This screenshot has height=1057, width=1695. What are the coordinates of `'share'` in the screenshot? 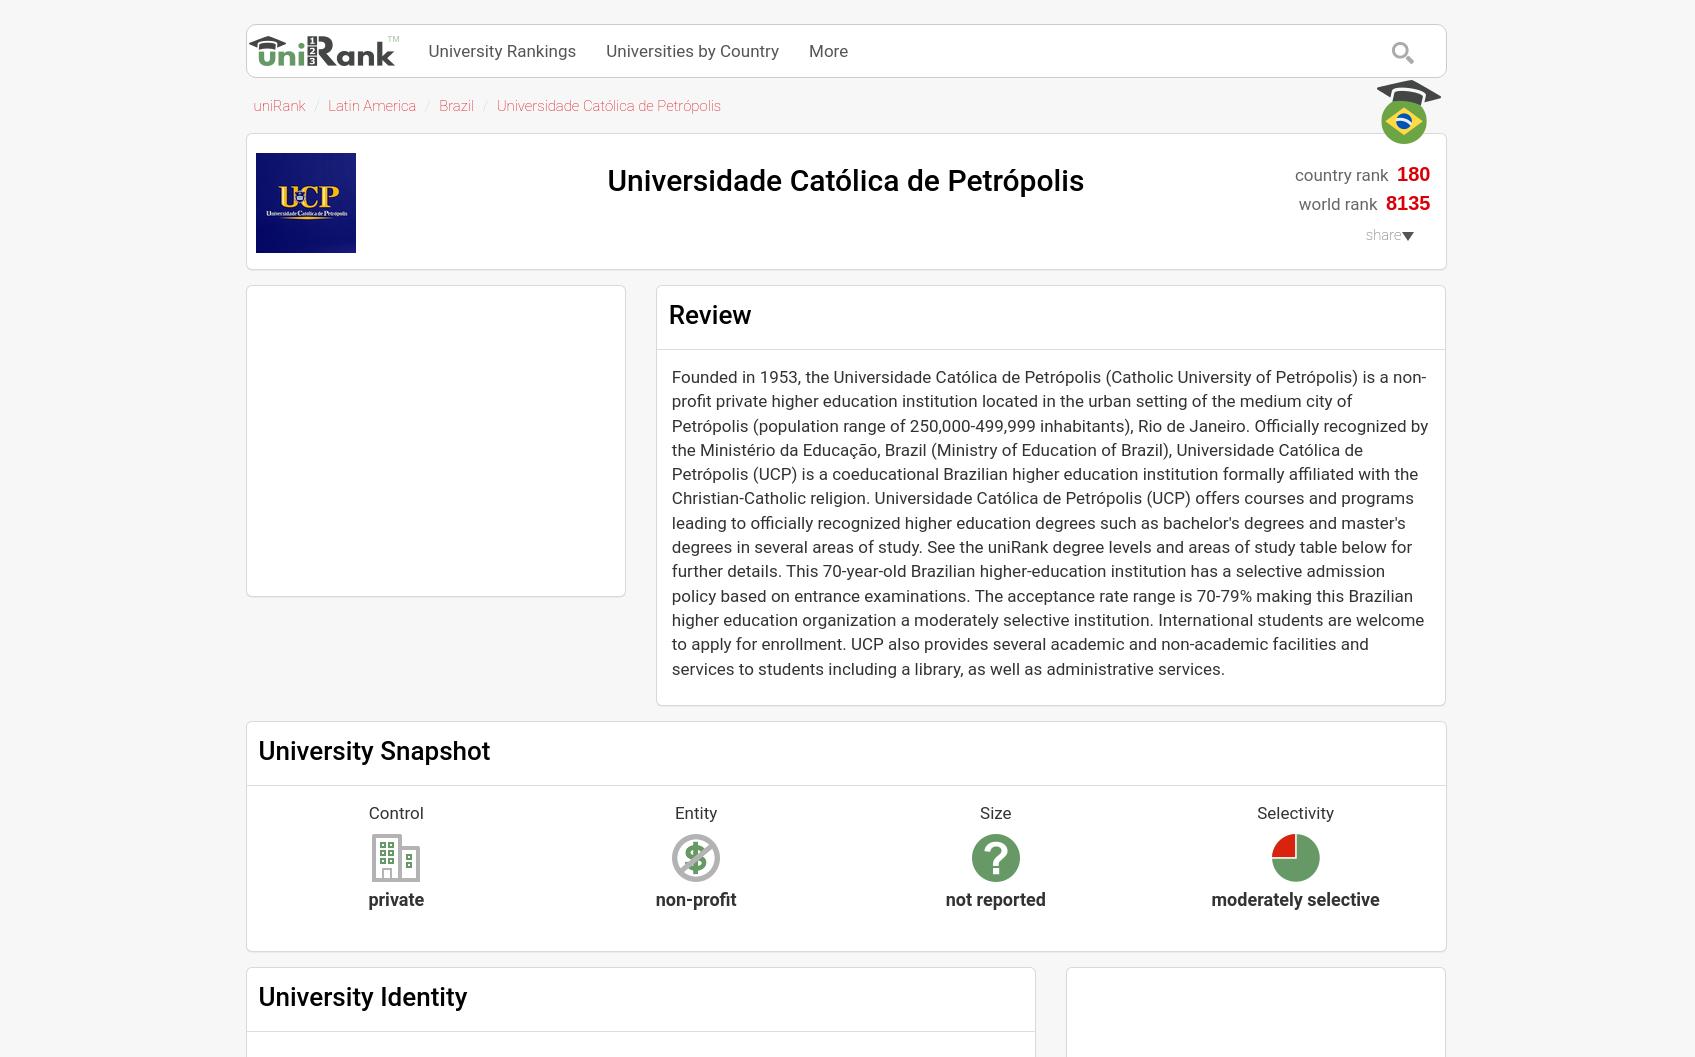 It's located at (1381, 233).